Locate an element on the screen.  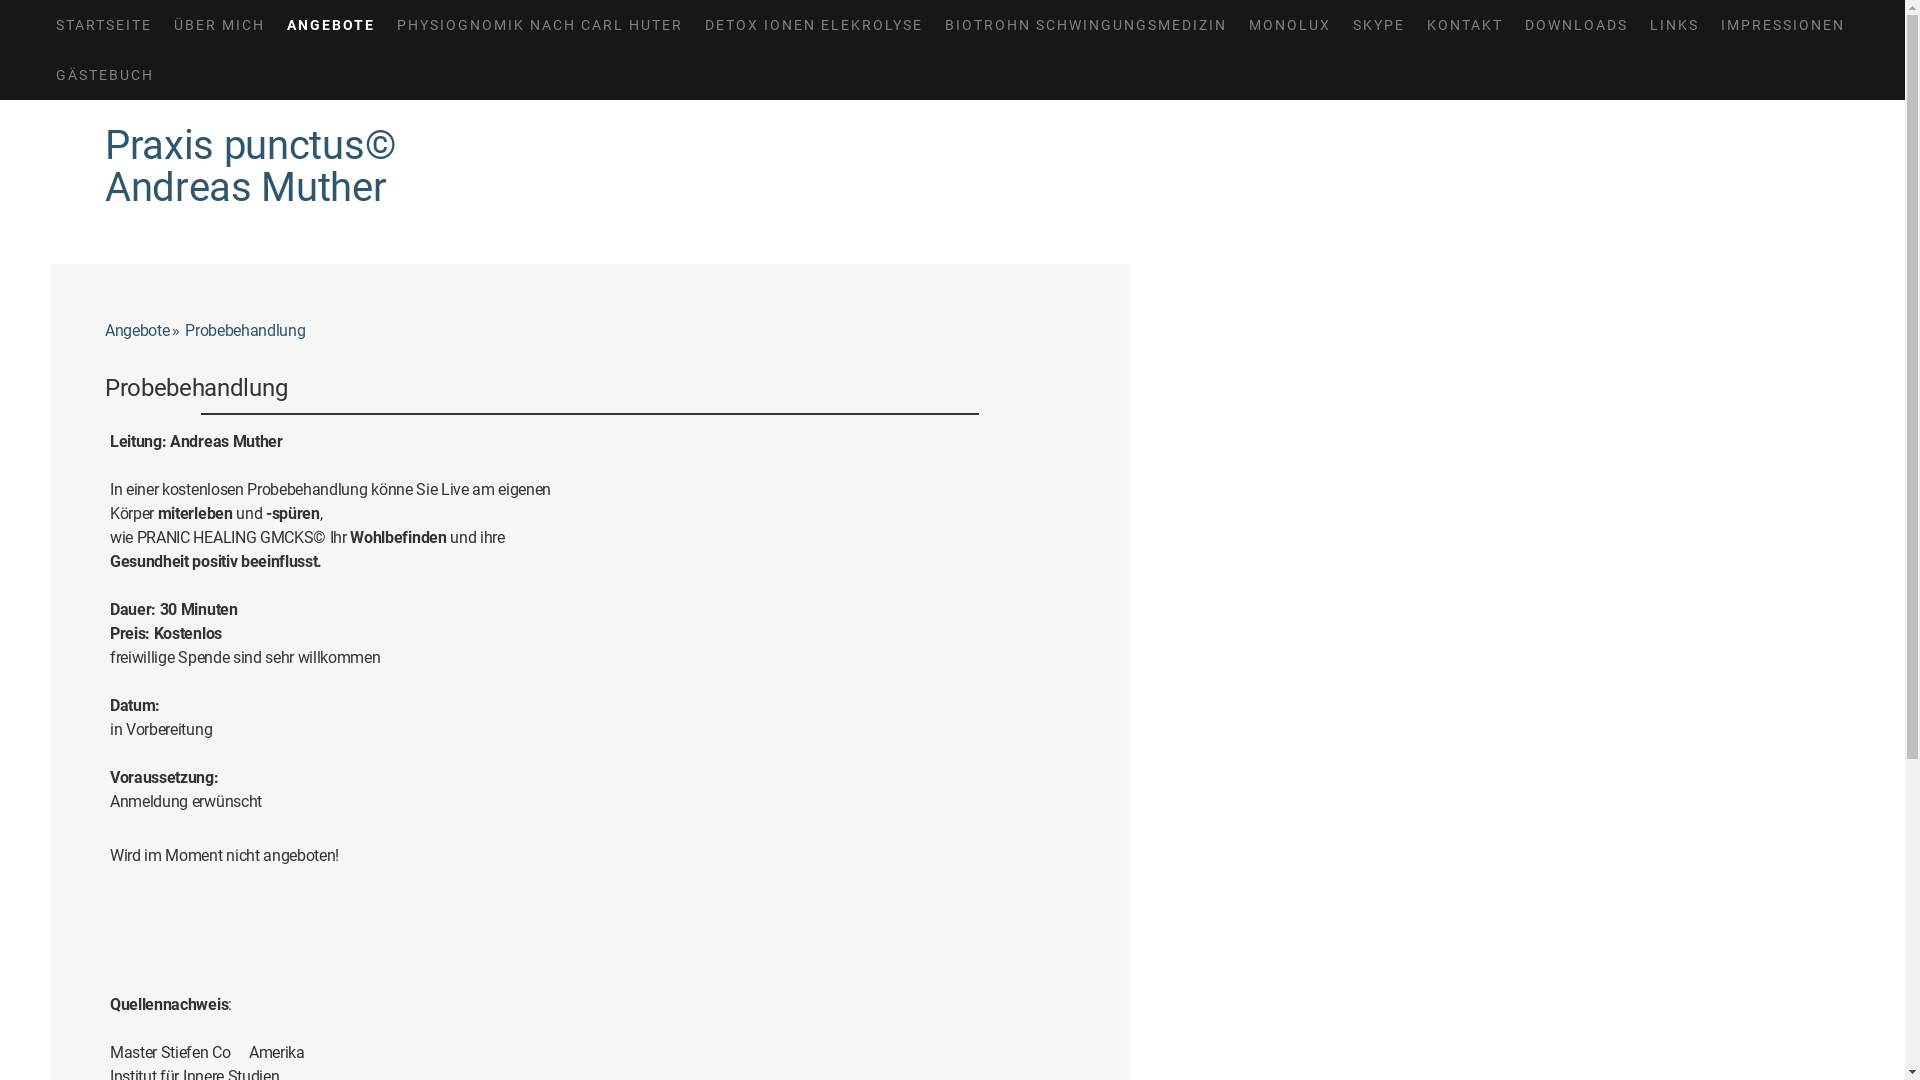
'MONOLUX' is located at coordinates (1290, 24).